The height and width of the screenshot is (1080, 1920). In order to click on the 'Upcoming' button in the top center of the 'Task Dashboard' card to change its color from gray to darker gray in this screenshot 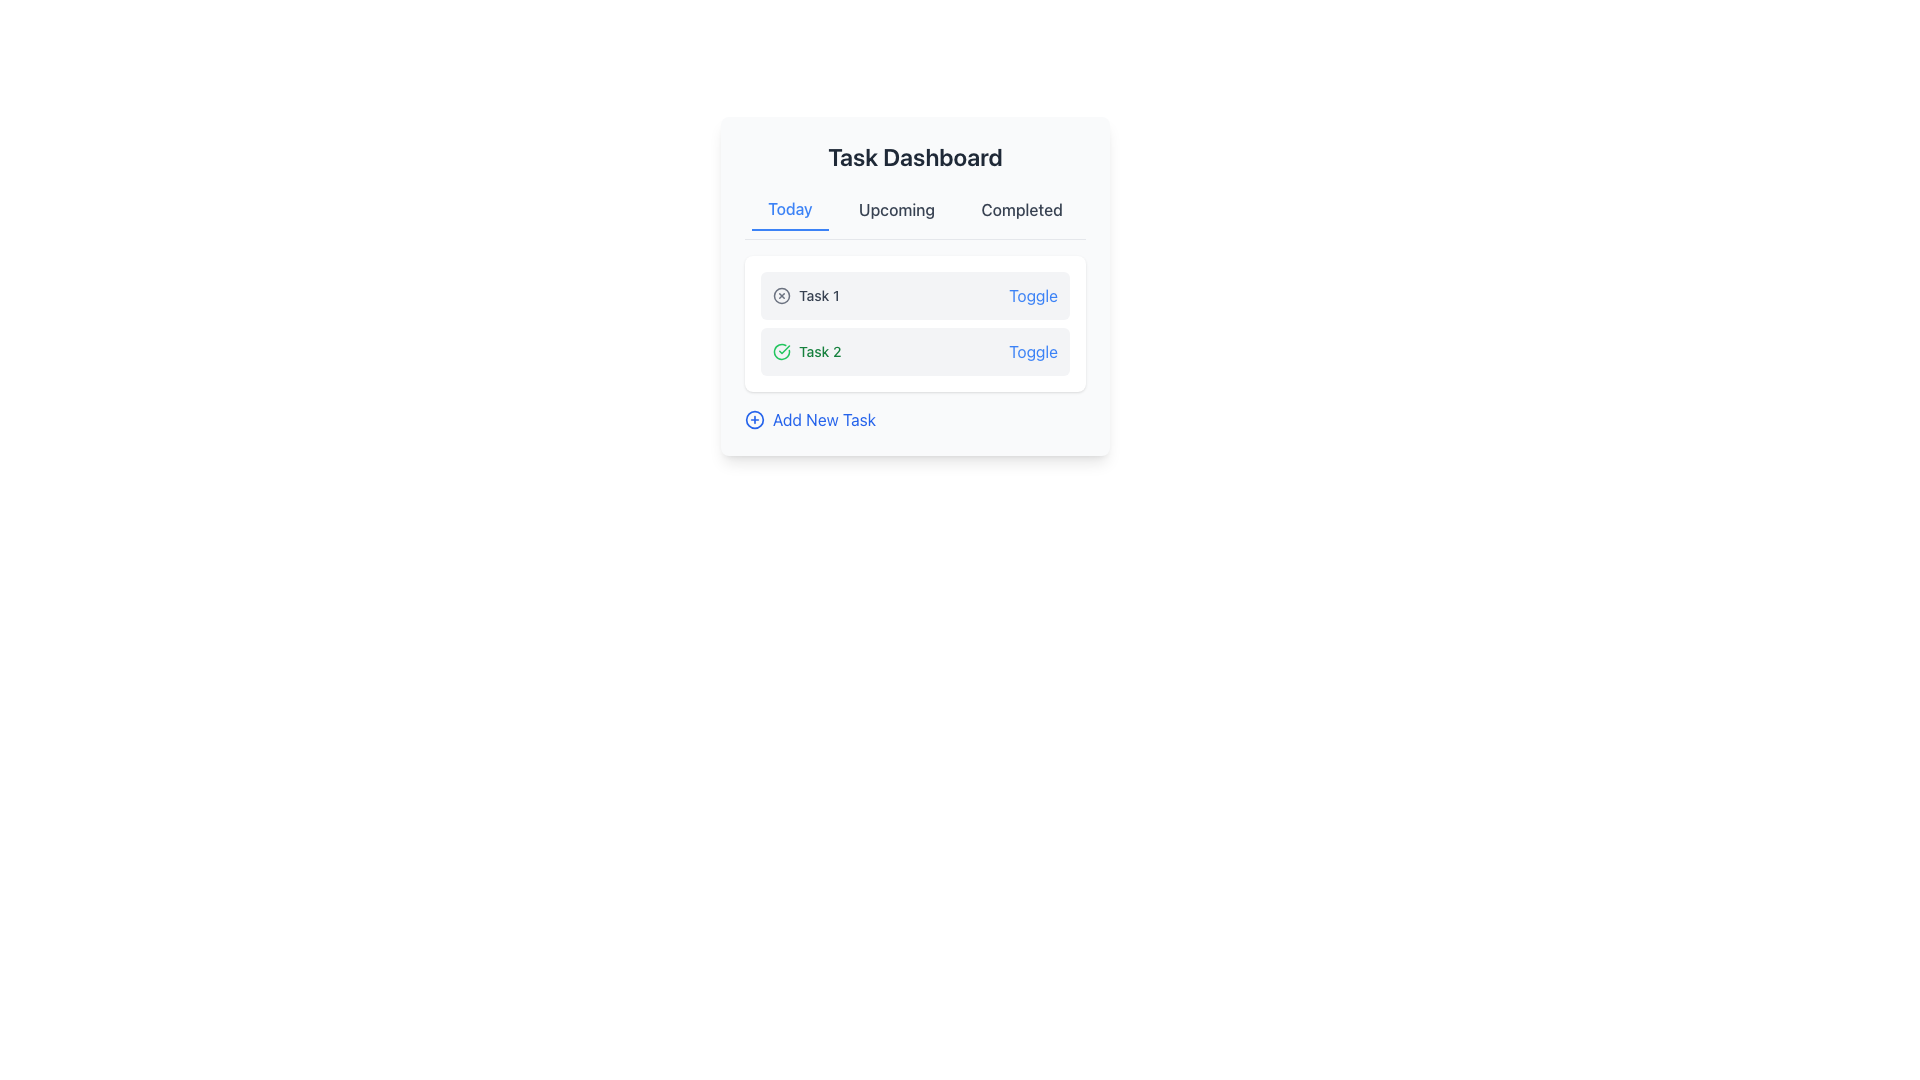, I will do `click(896, 209)`.